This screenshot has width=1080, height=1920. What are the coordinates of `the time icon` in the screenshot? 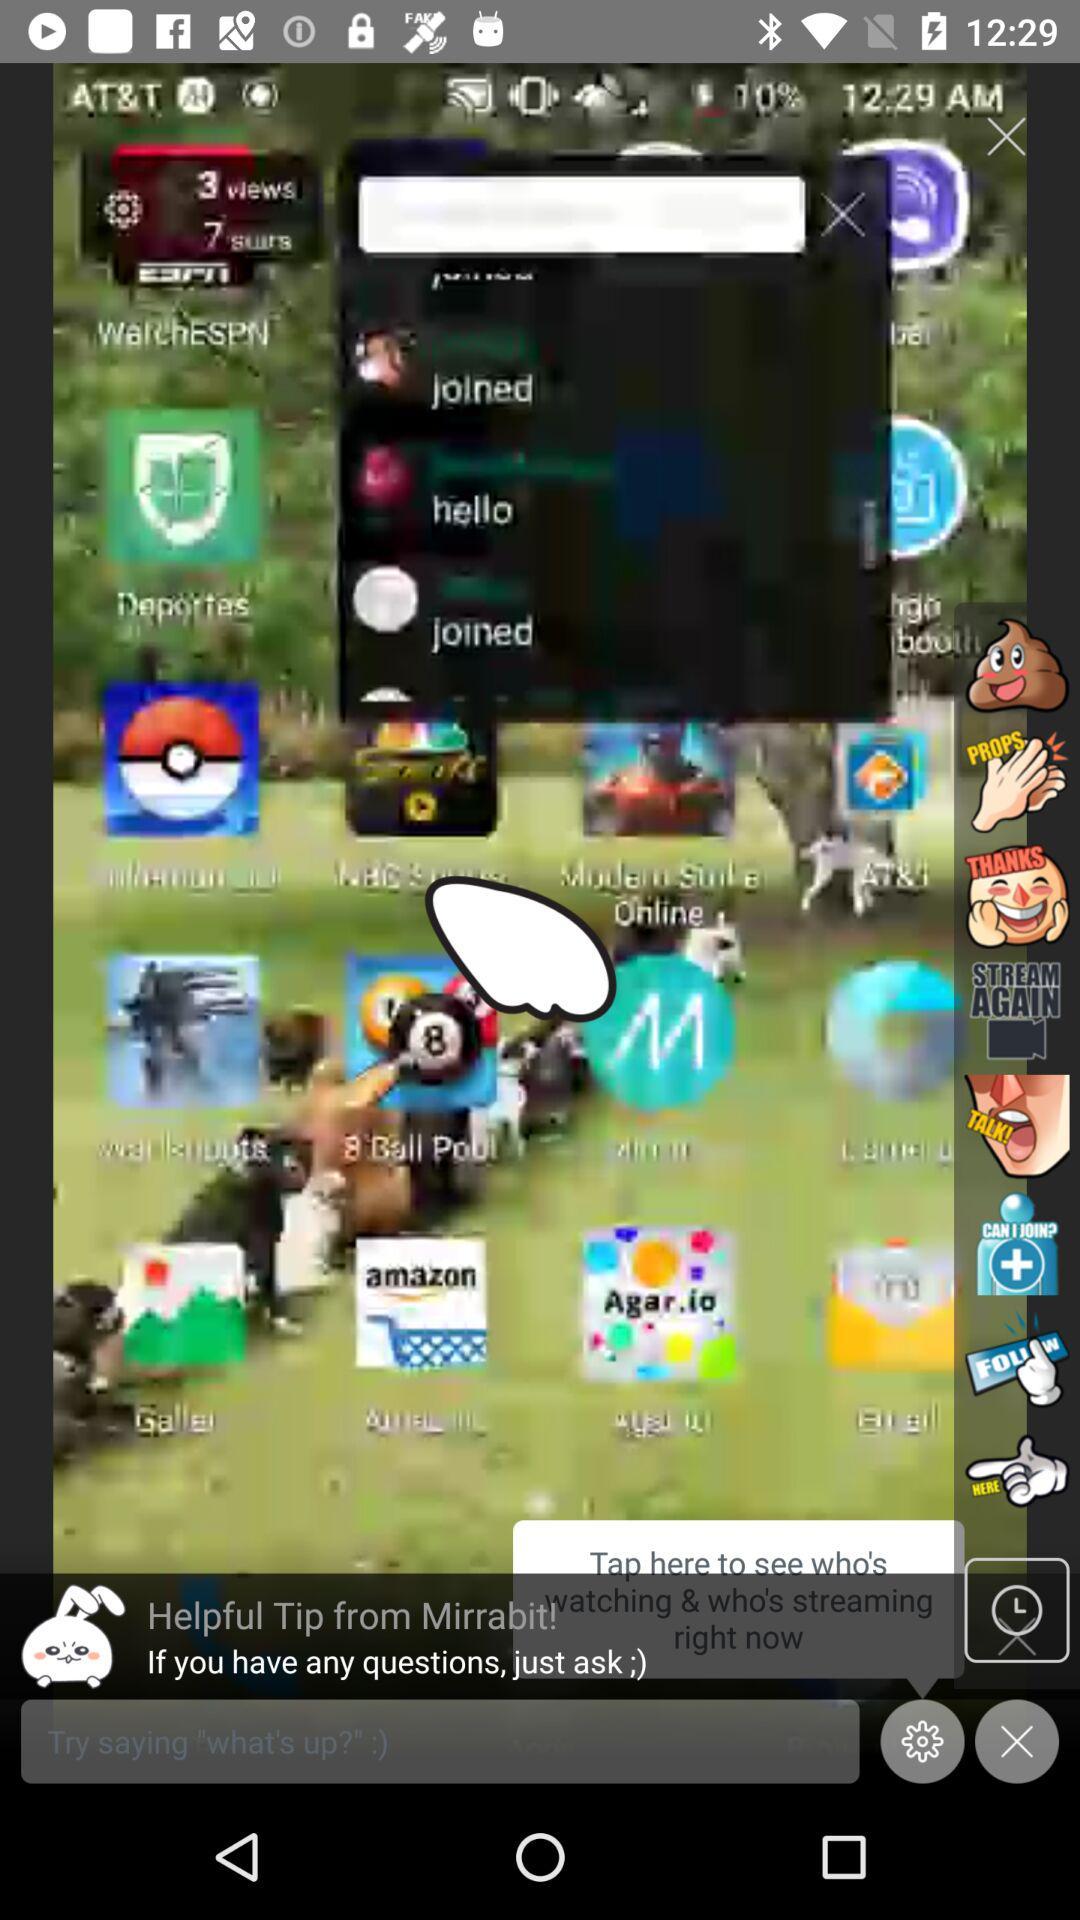 It's located at (1017, 1636).